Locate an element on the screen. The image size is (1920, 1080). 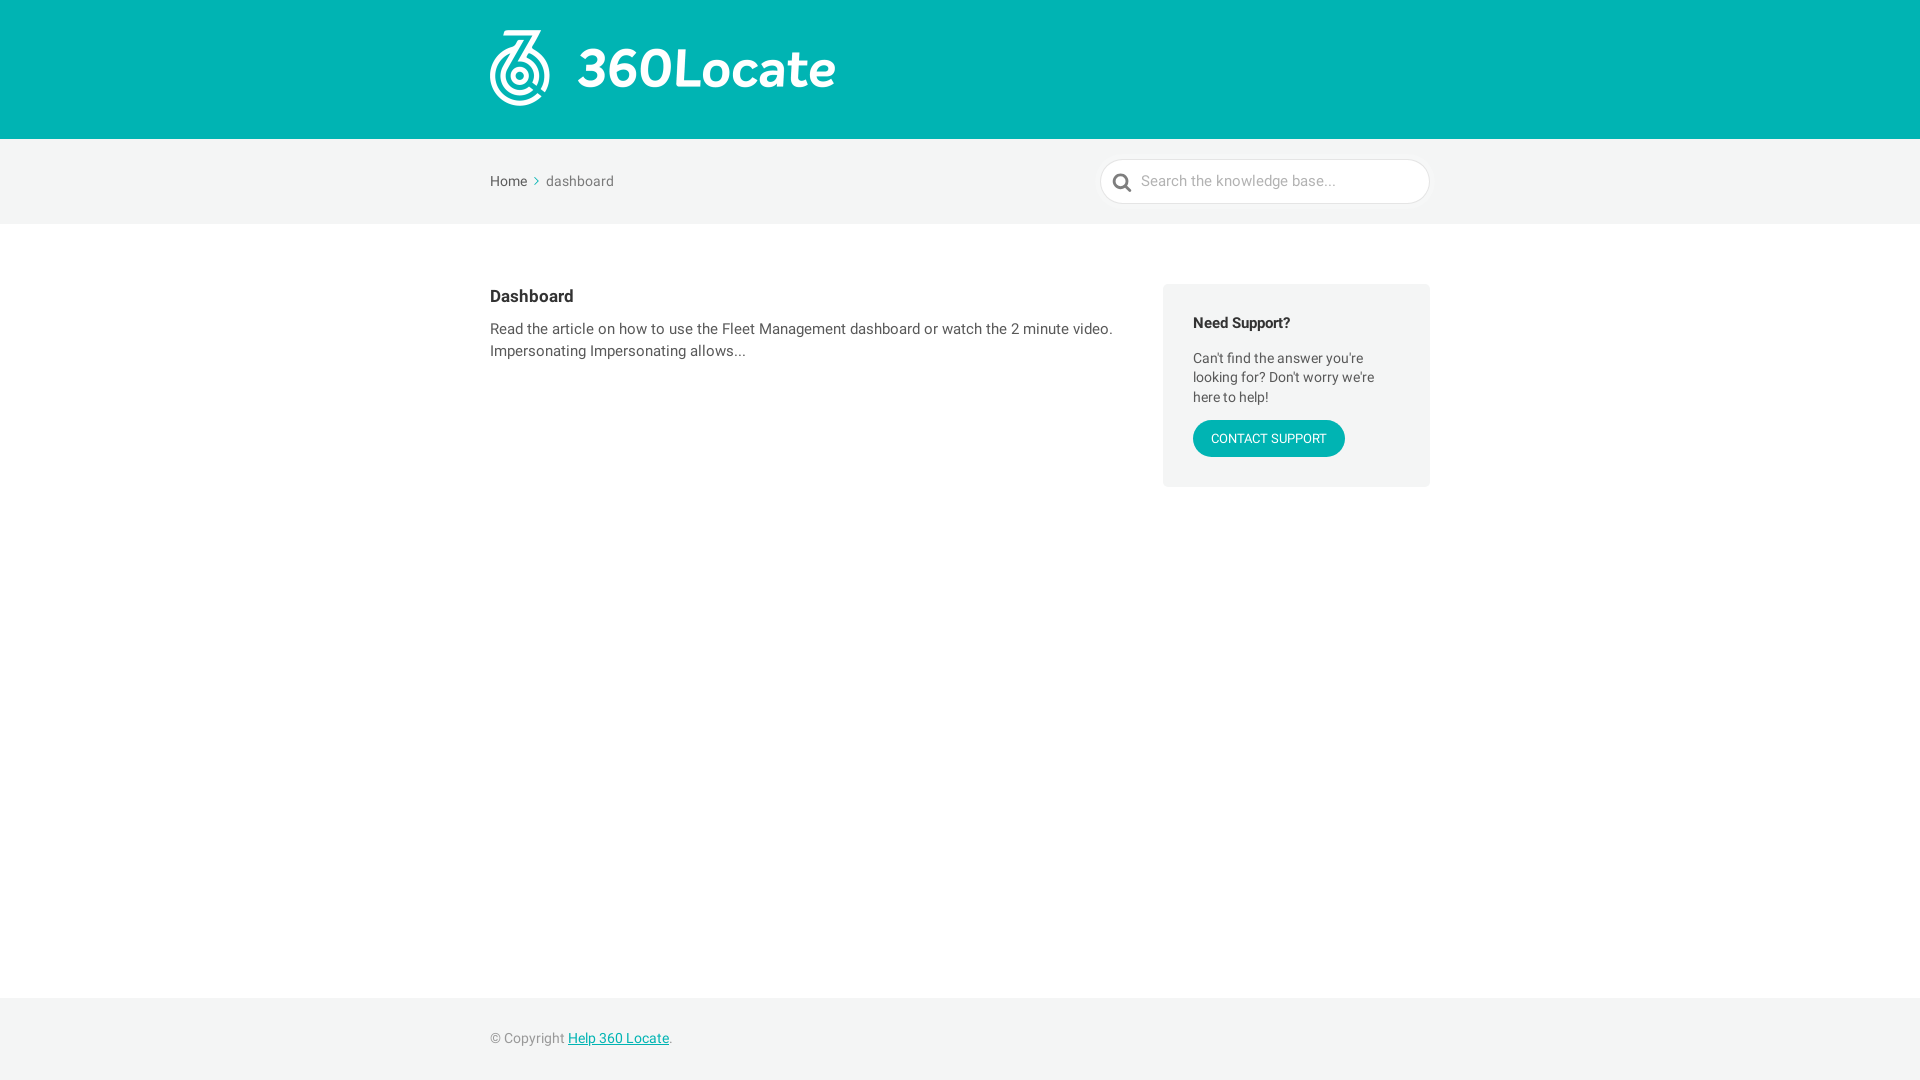
'CONTACT SUPPORT' is located at coordinates (1267, 437).